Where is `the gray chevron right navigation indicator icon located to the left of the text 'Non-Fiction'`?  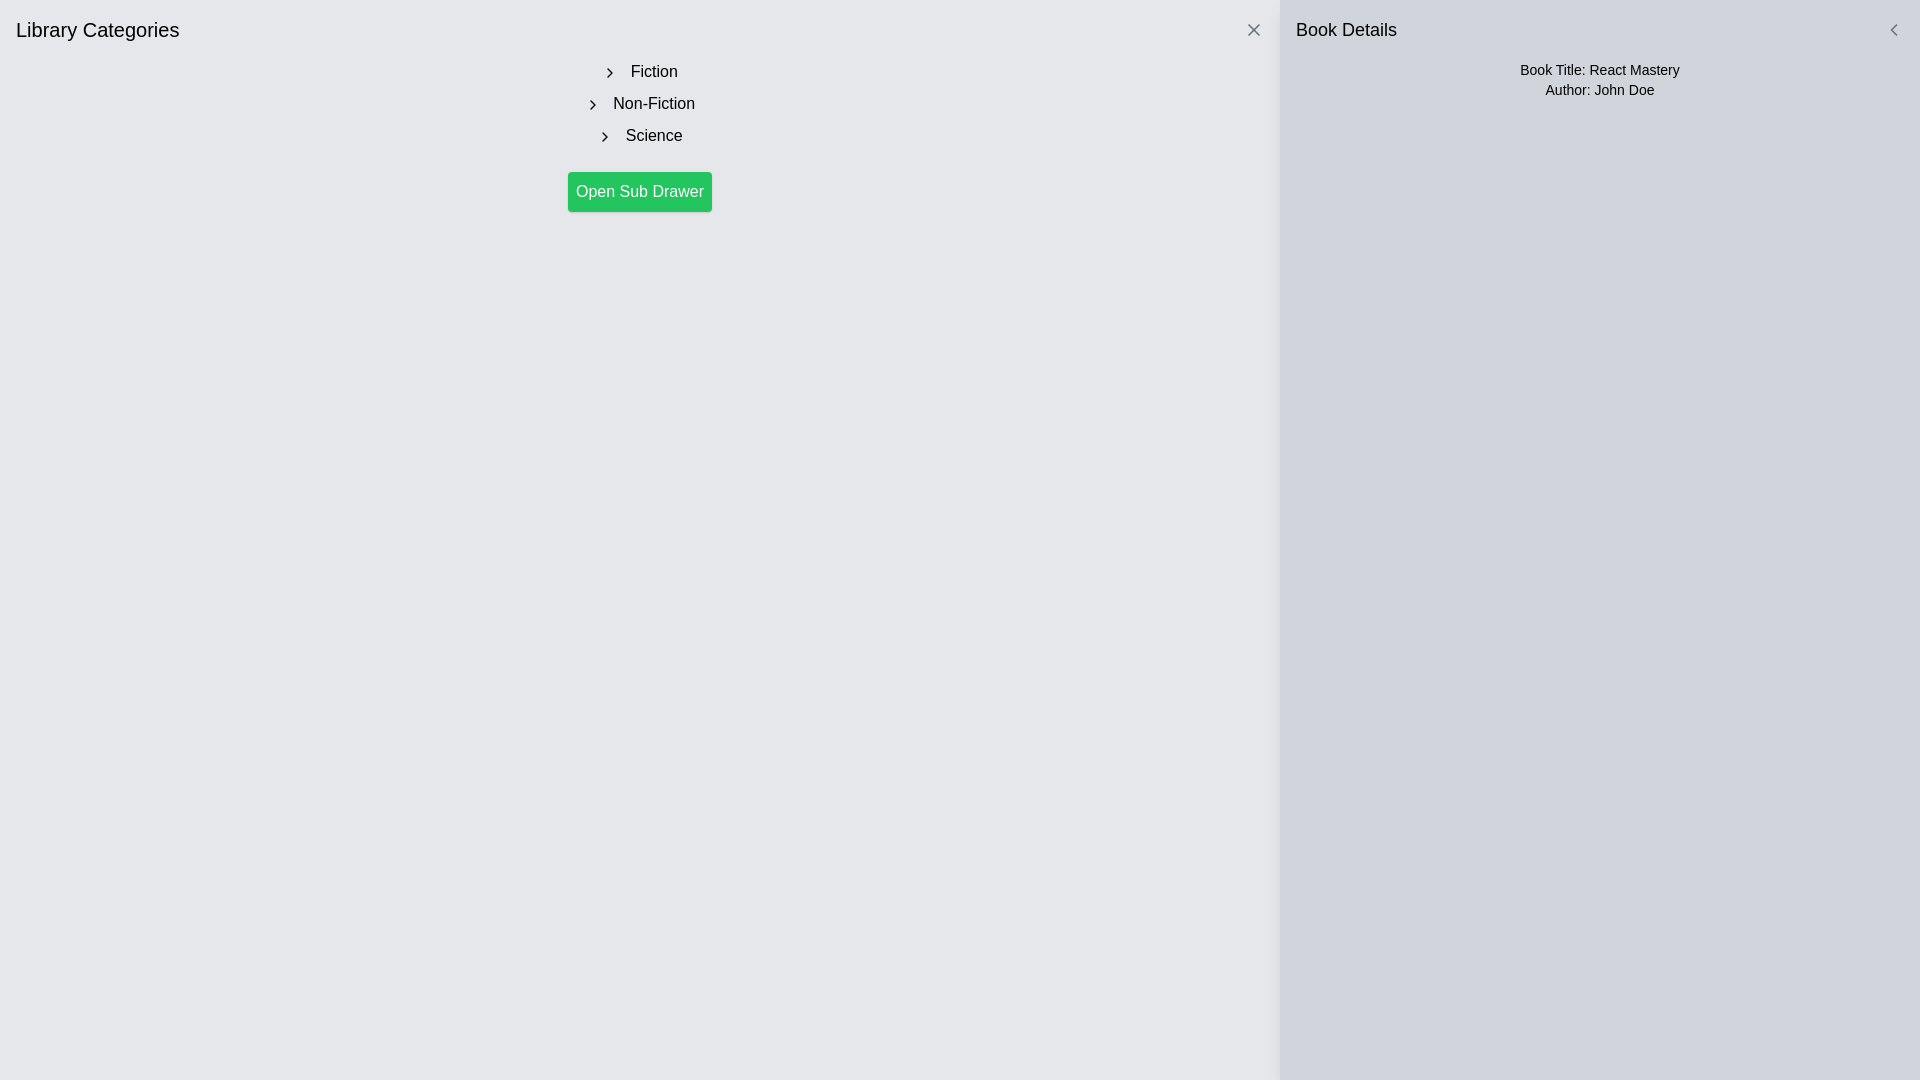 the gray chevron right navigation indicator icon located to the left of the text 'Non-Fiction' is located at coordinates (591, 104).